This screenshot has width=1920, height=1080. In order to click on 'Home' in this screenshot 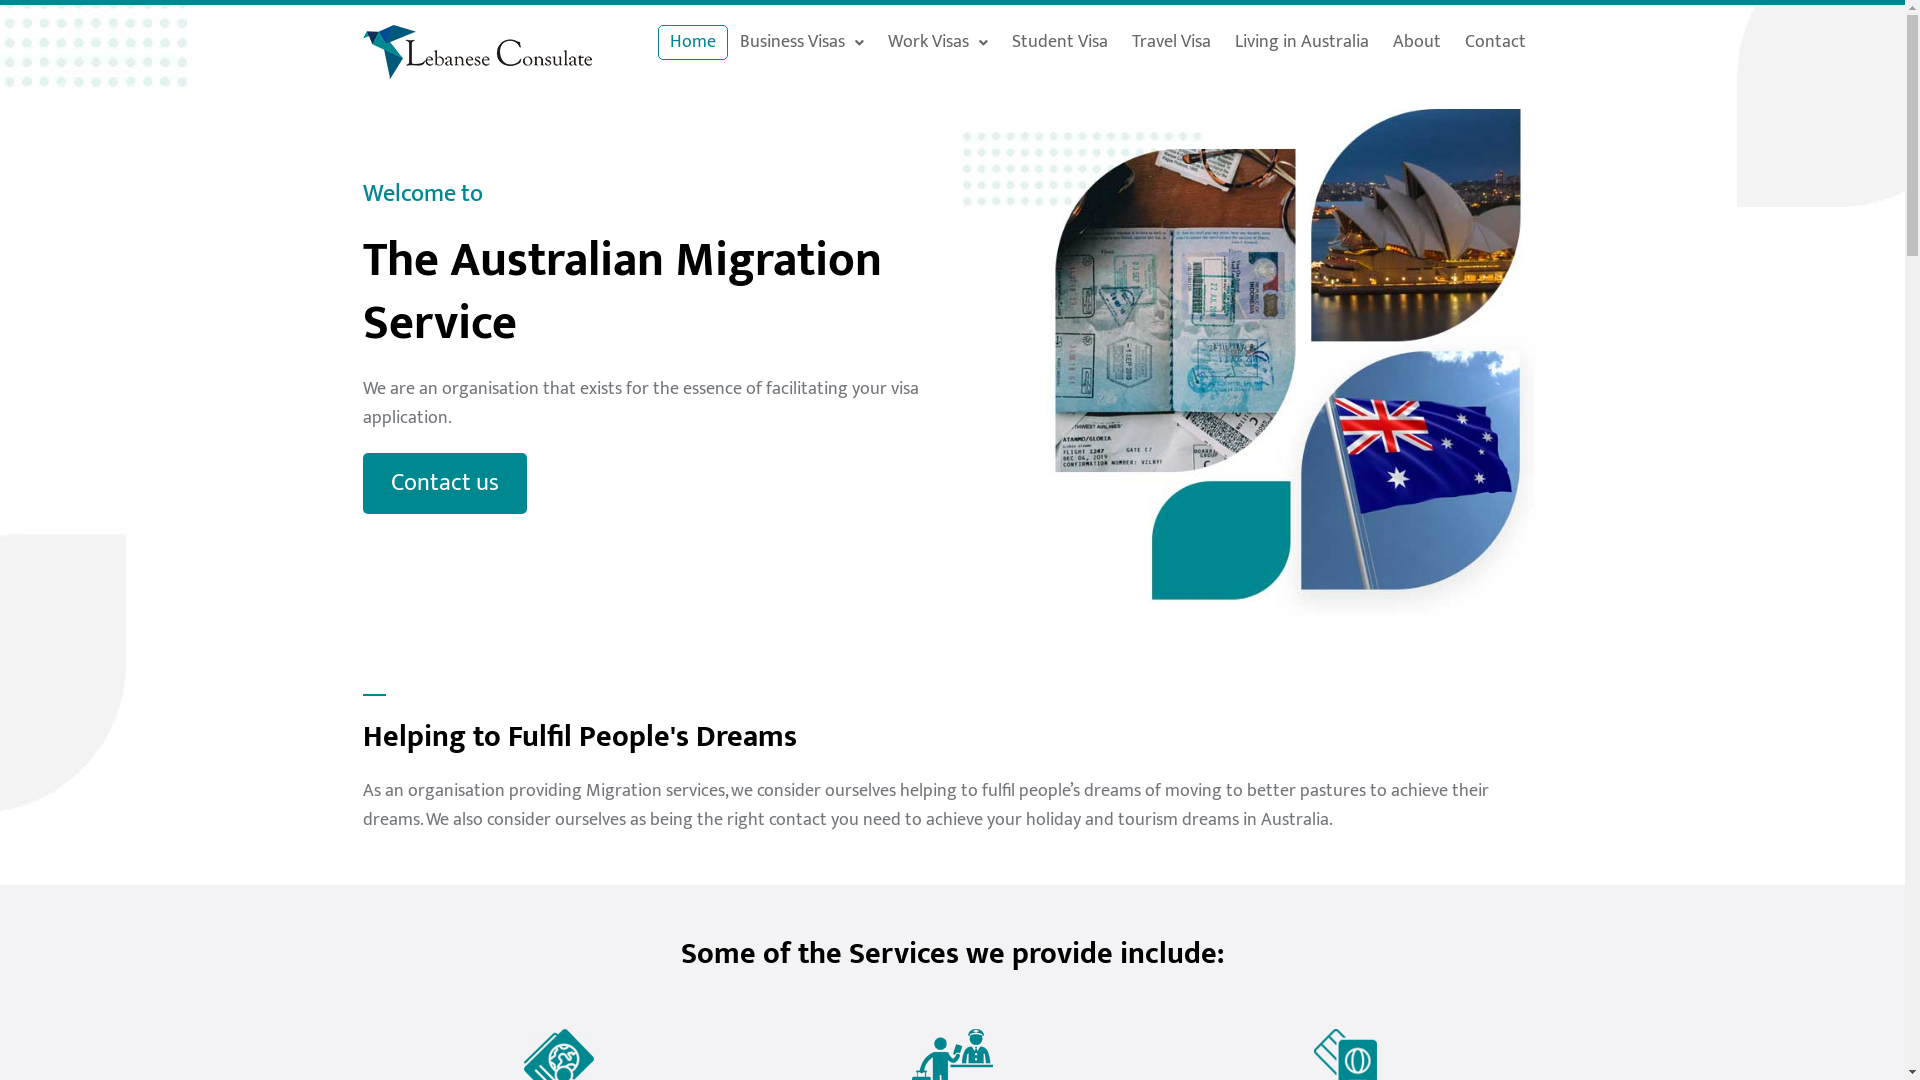, I will do `click(692, 42)`.